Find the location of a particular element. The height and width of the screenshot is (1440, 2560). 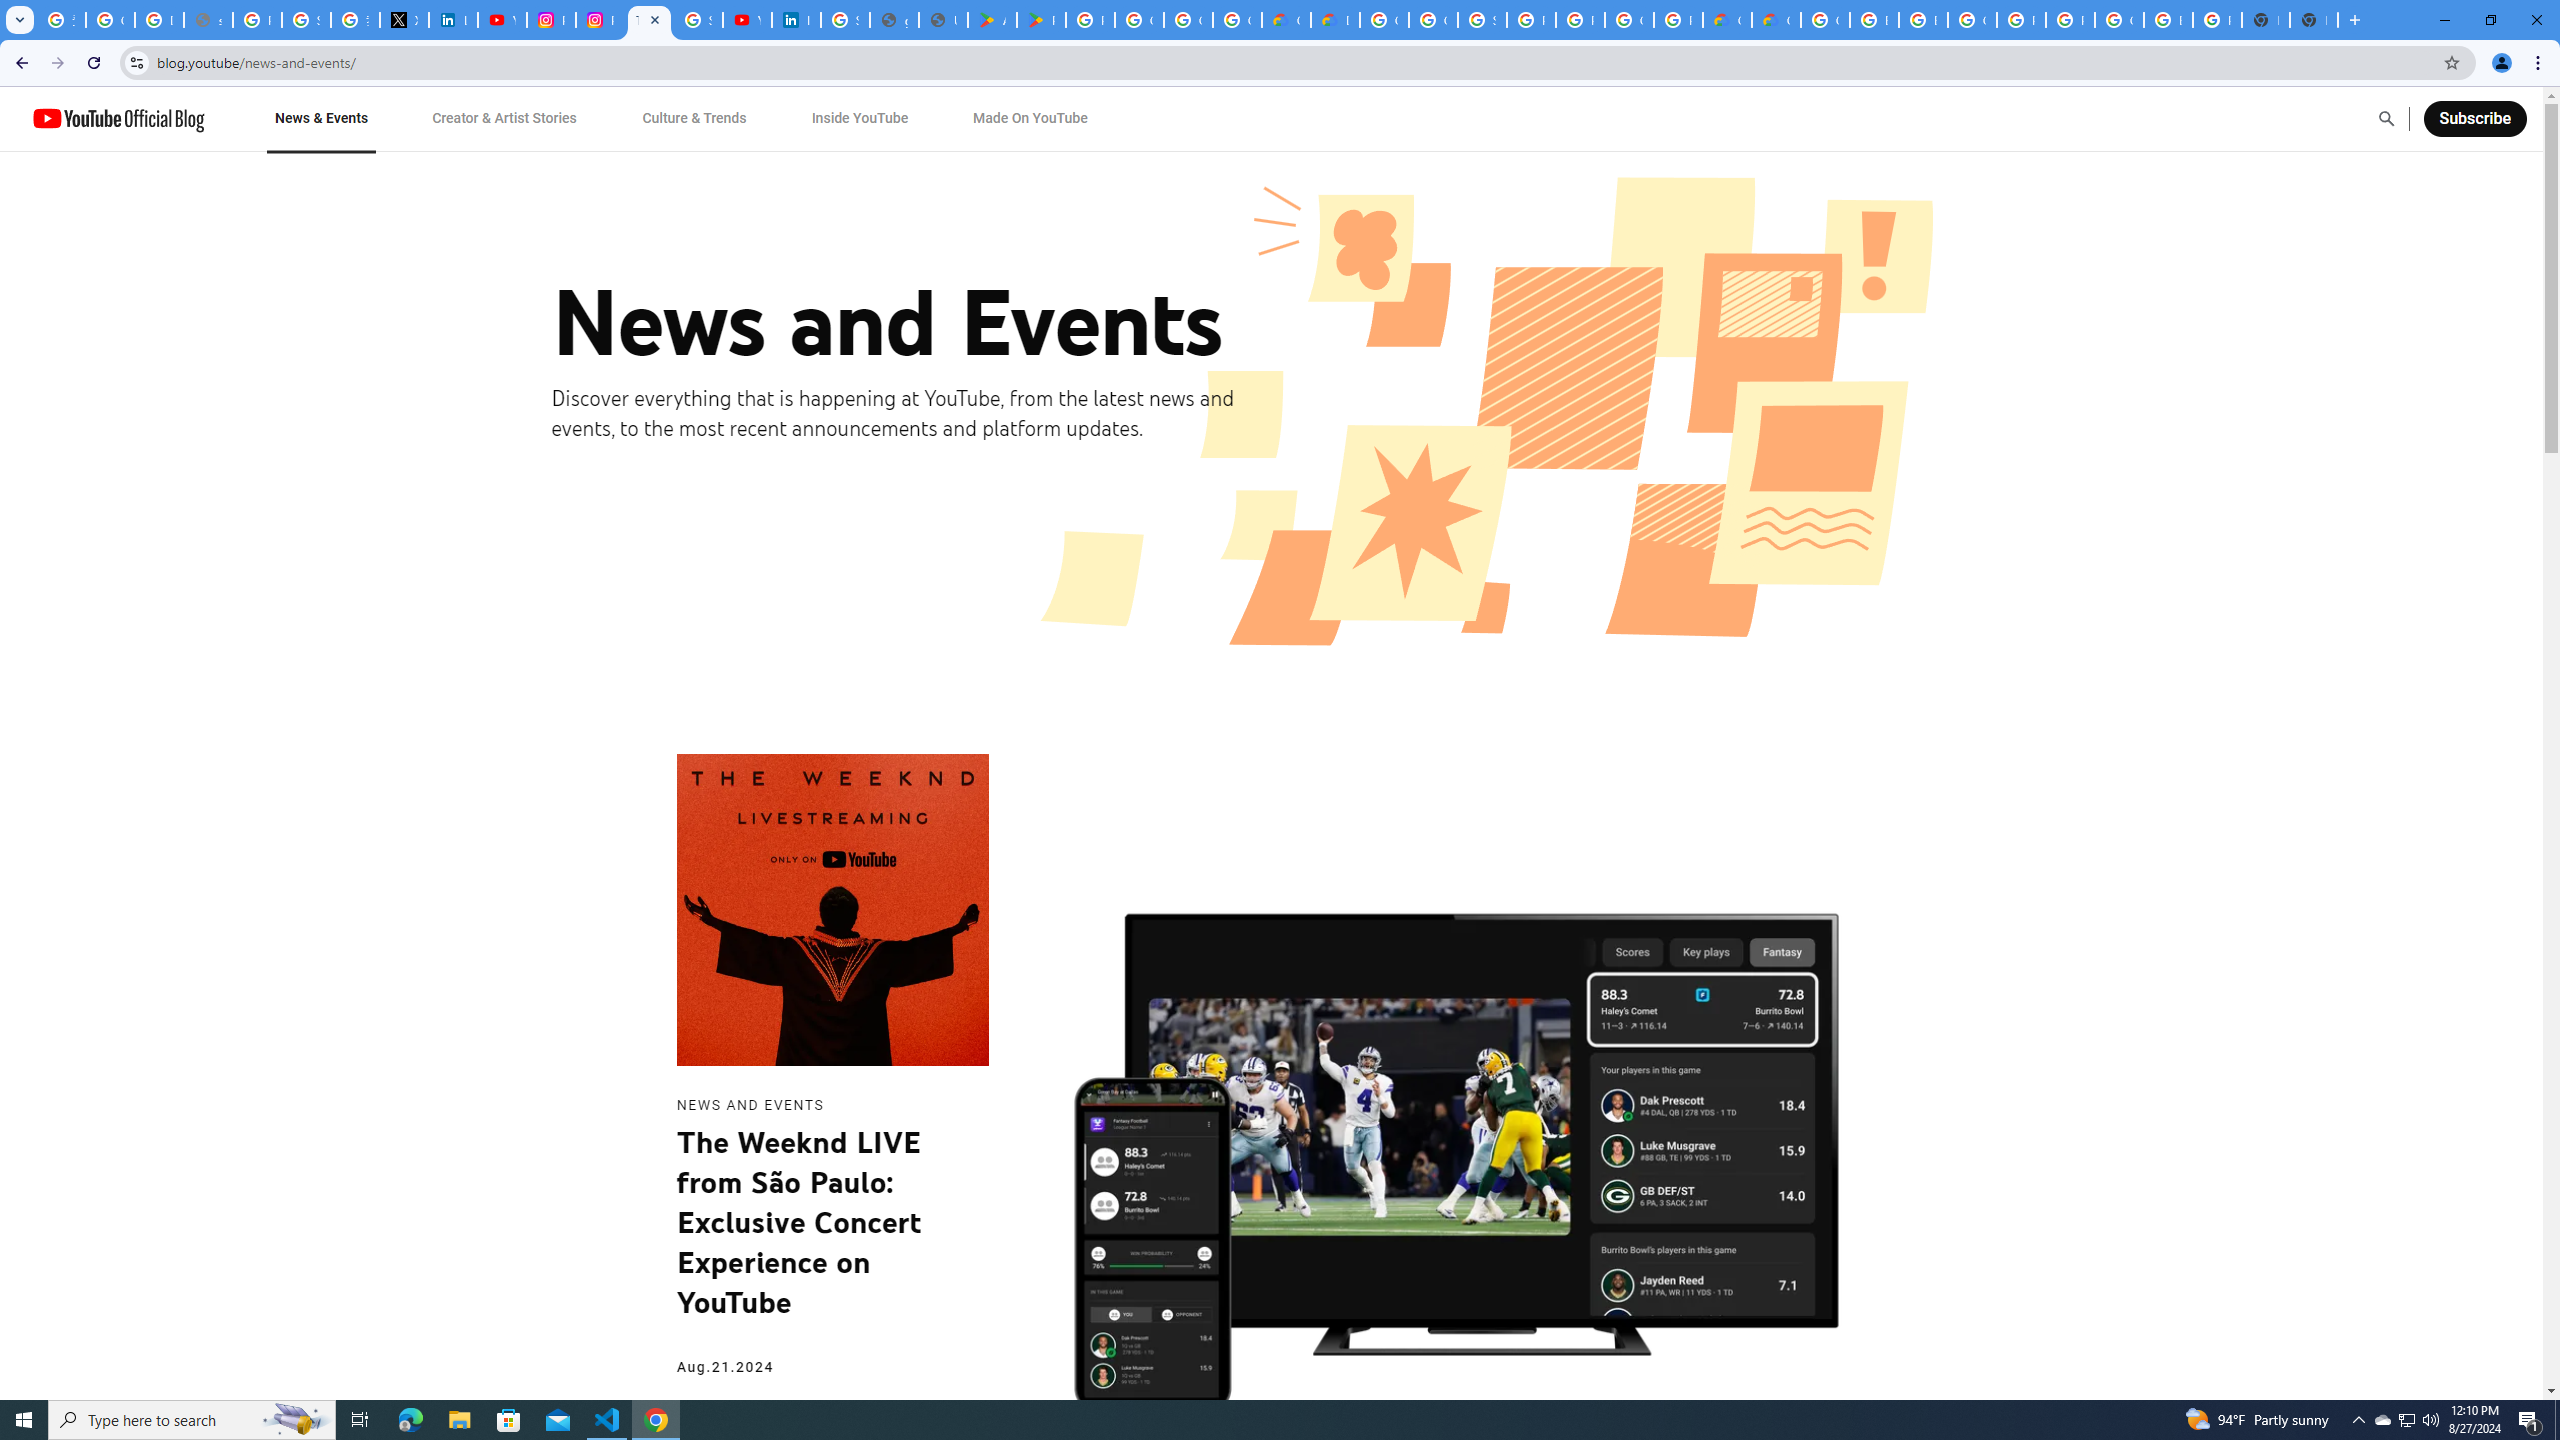

'Browse Chrome as a guest - Computer - Google Chrome Help' is located at coordinates (1921, 19).